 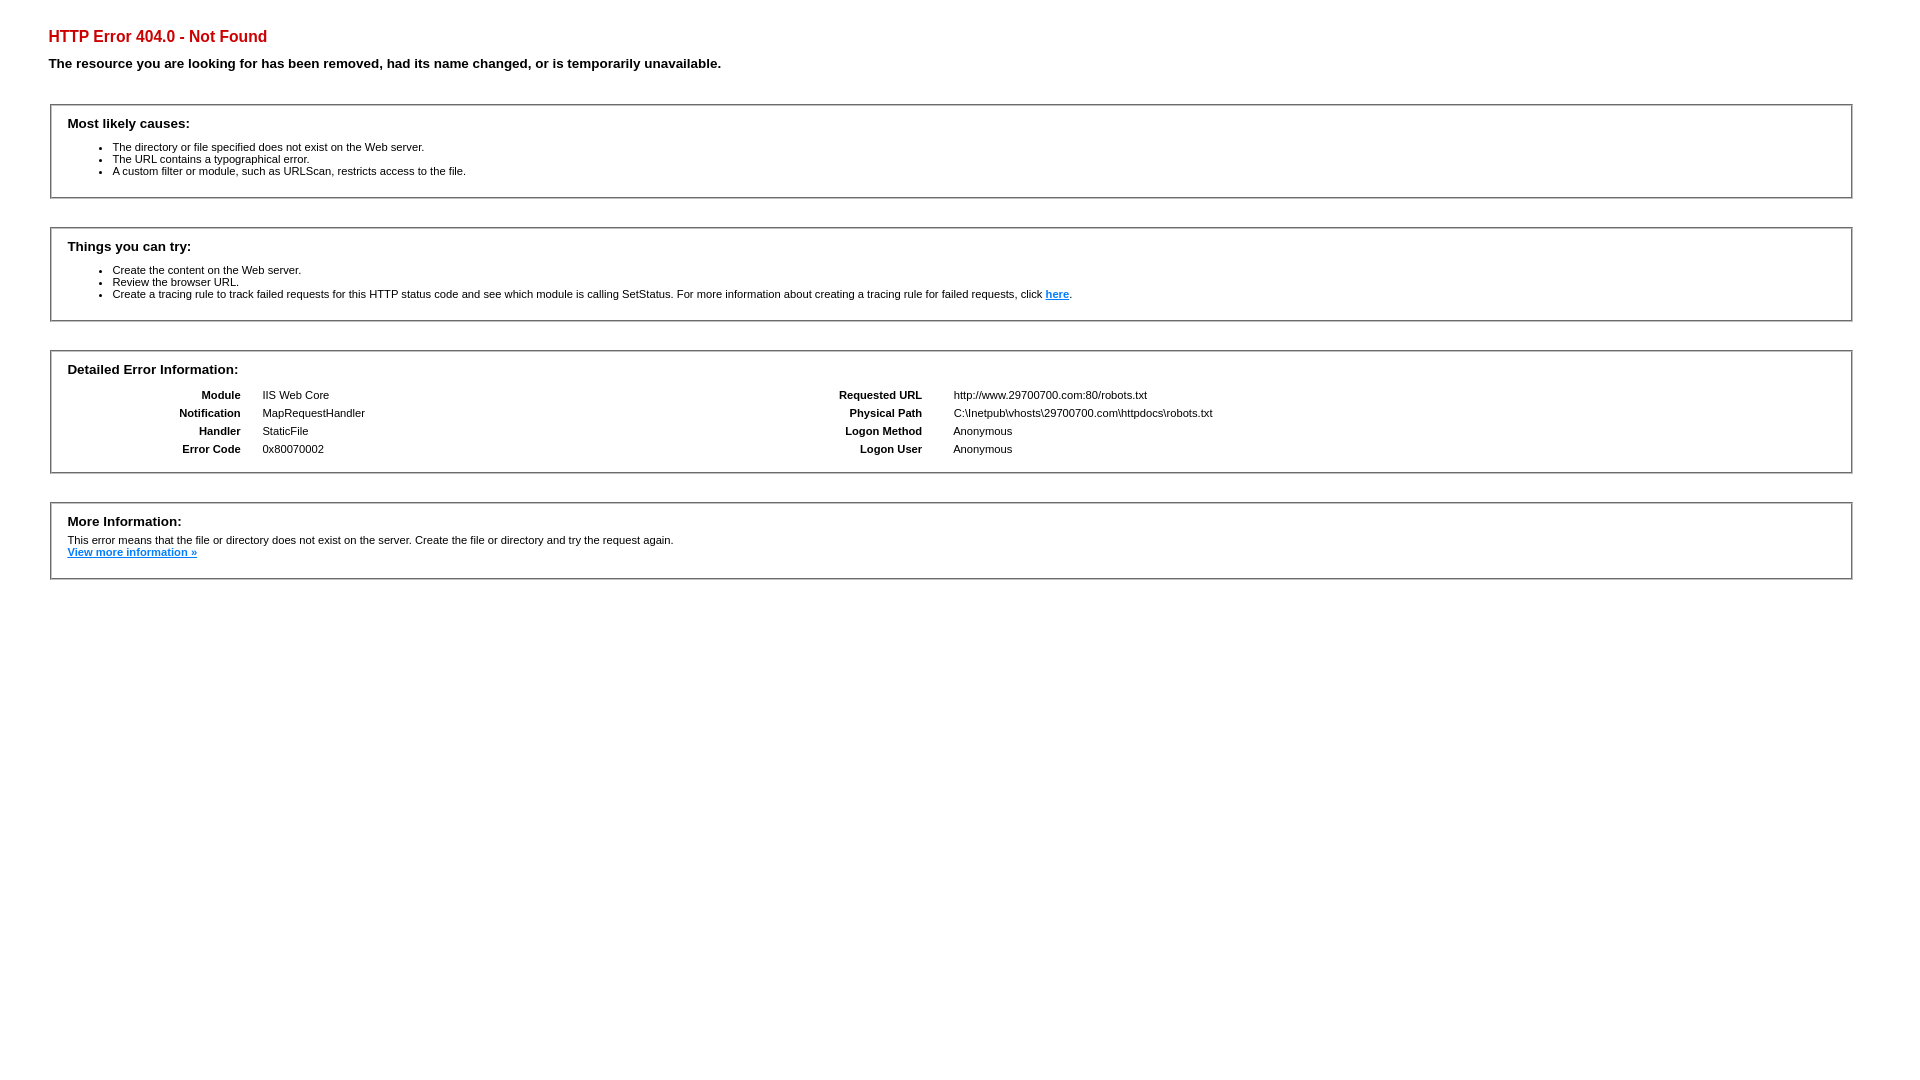 What do you see at coordinates (1056, 293) in the screenshot?
I see `'here'` at bounding box center [1056, 293].